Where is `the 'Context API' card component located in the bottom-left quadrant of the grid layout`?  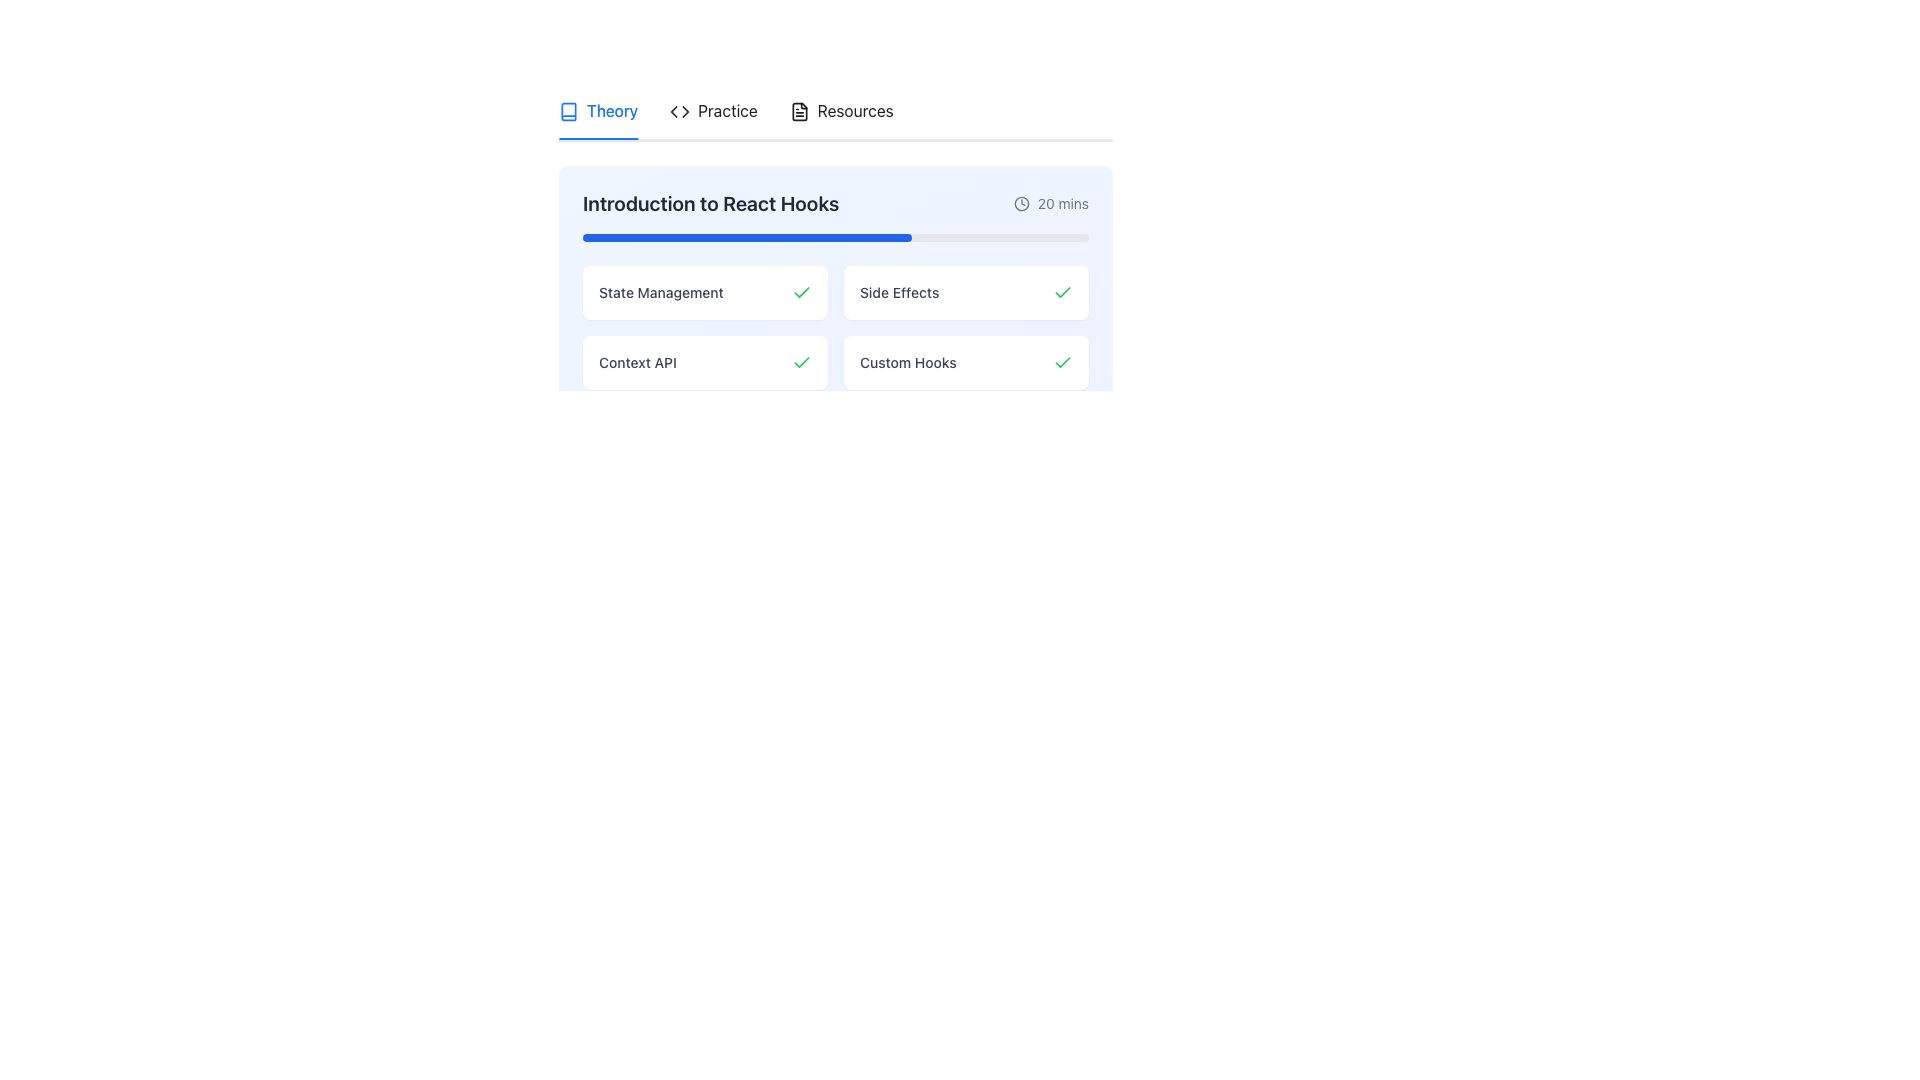
the 'Context API' card component located in the bottom-left quadrant of the grid layout is located at coordinates (705, 363).